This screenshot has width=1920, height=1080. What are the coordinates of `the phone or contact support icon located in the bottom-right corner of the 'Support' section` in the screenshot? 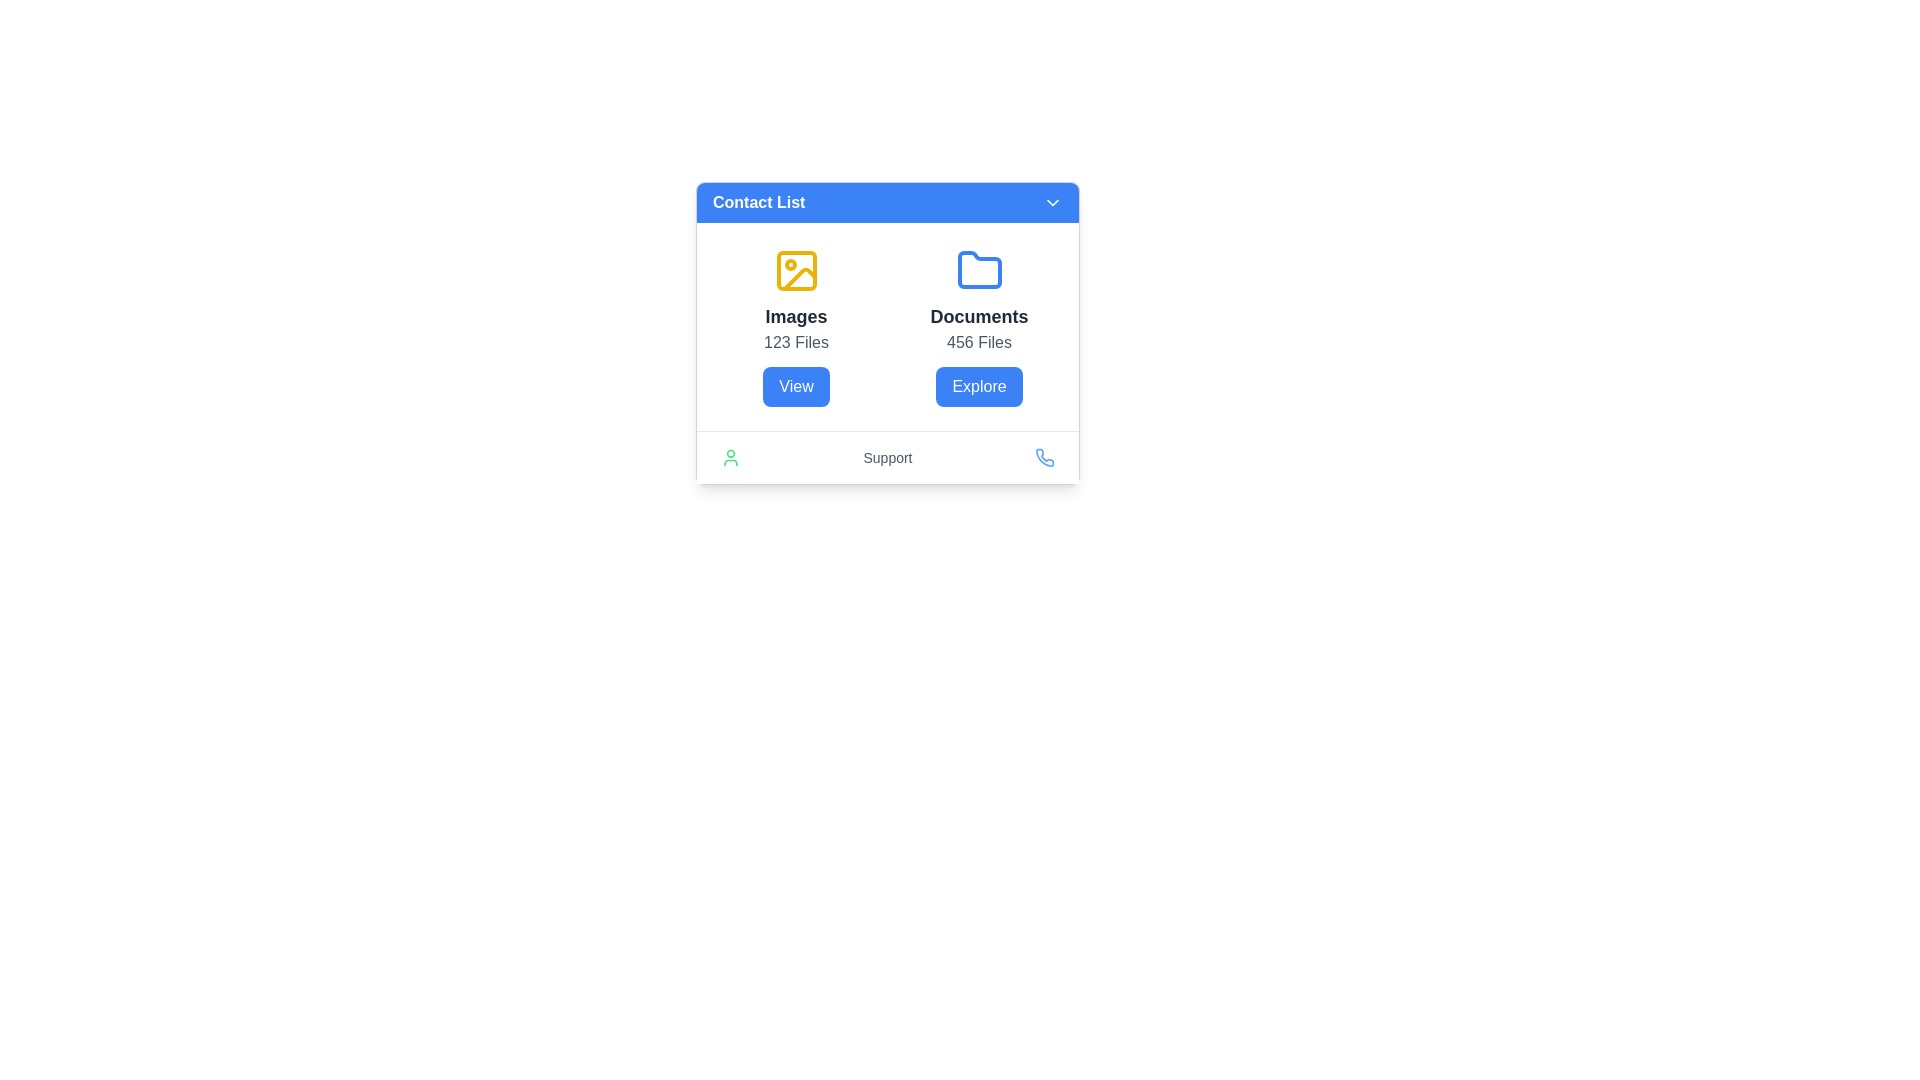 It's located at (1044, 458).